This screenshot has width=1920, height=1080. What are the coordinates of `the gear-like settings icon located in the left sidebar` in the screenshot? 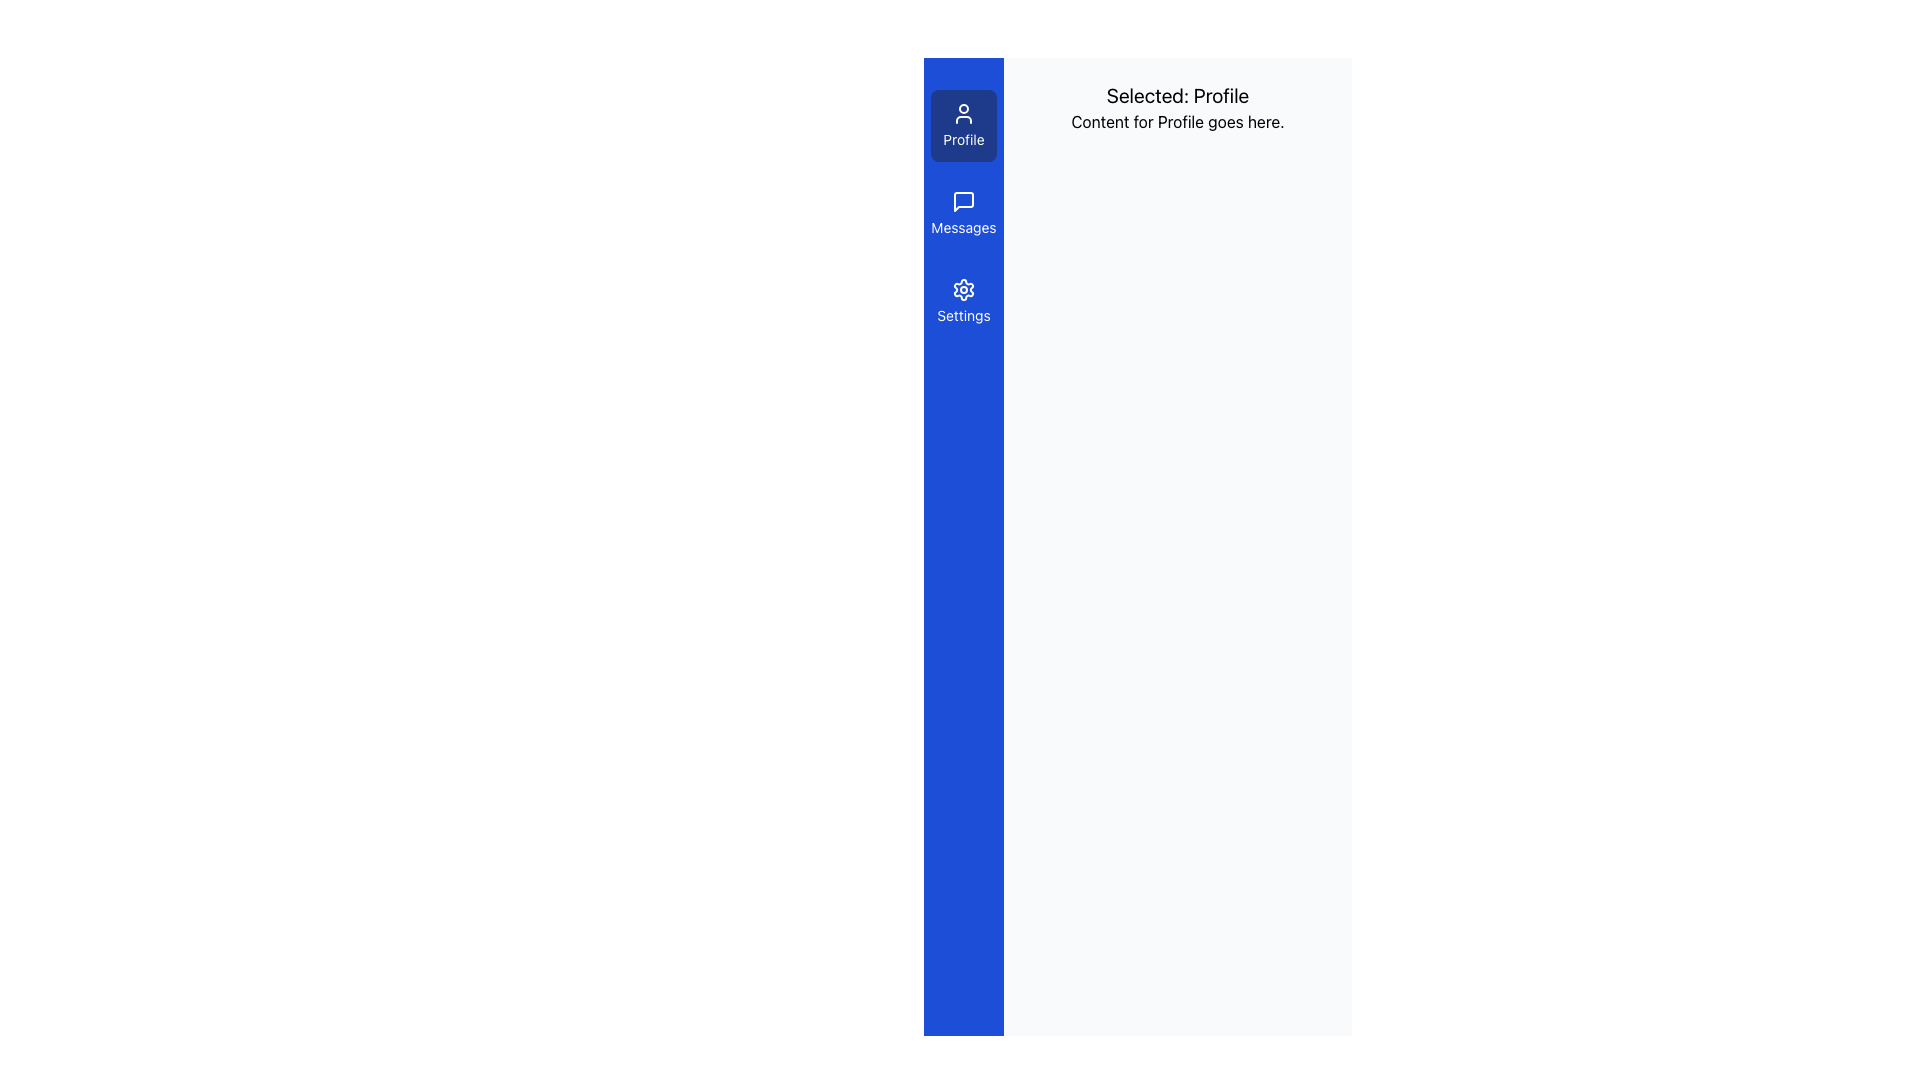 It's located at (964, 289).